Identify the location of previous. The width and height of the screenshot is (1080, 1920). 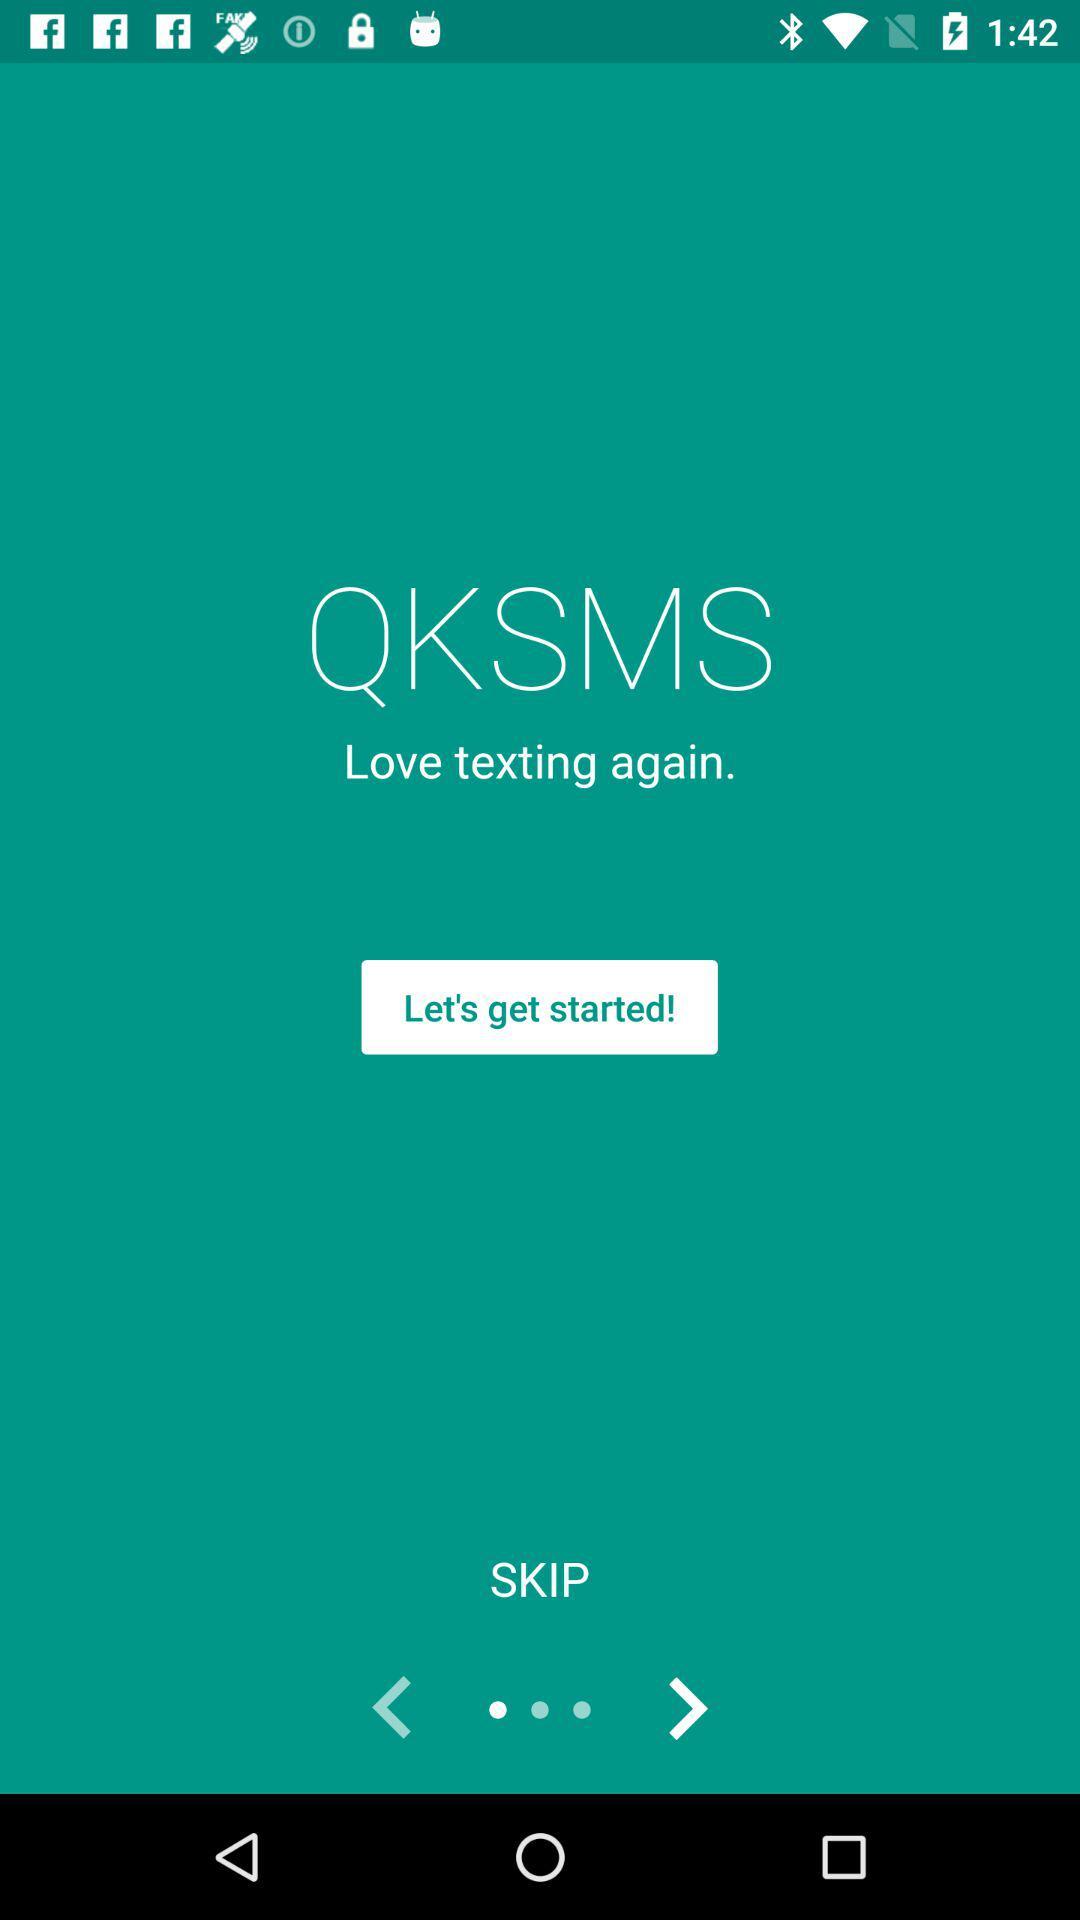
(393, 1708).